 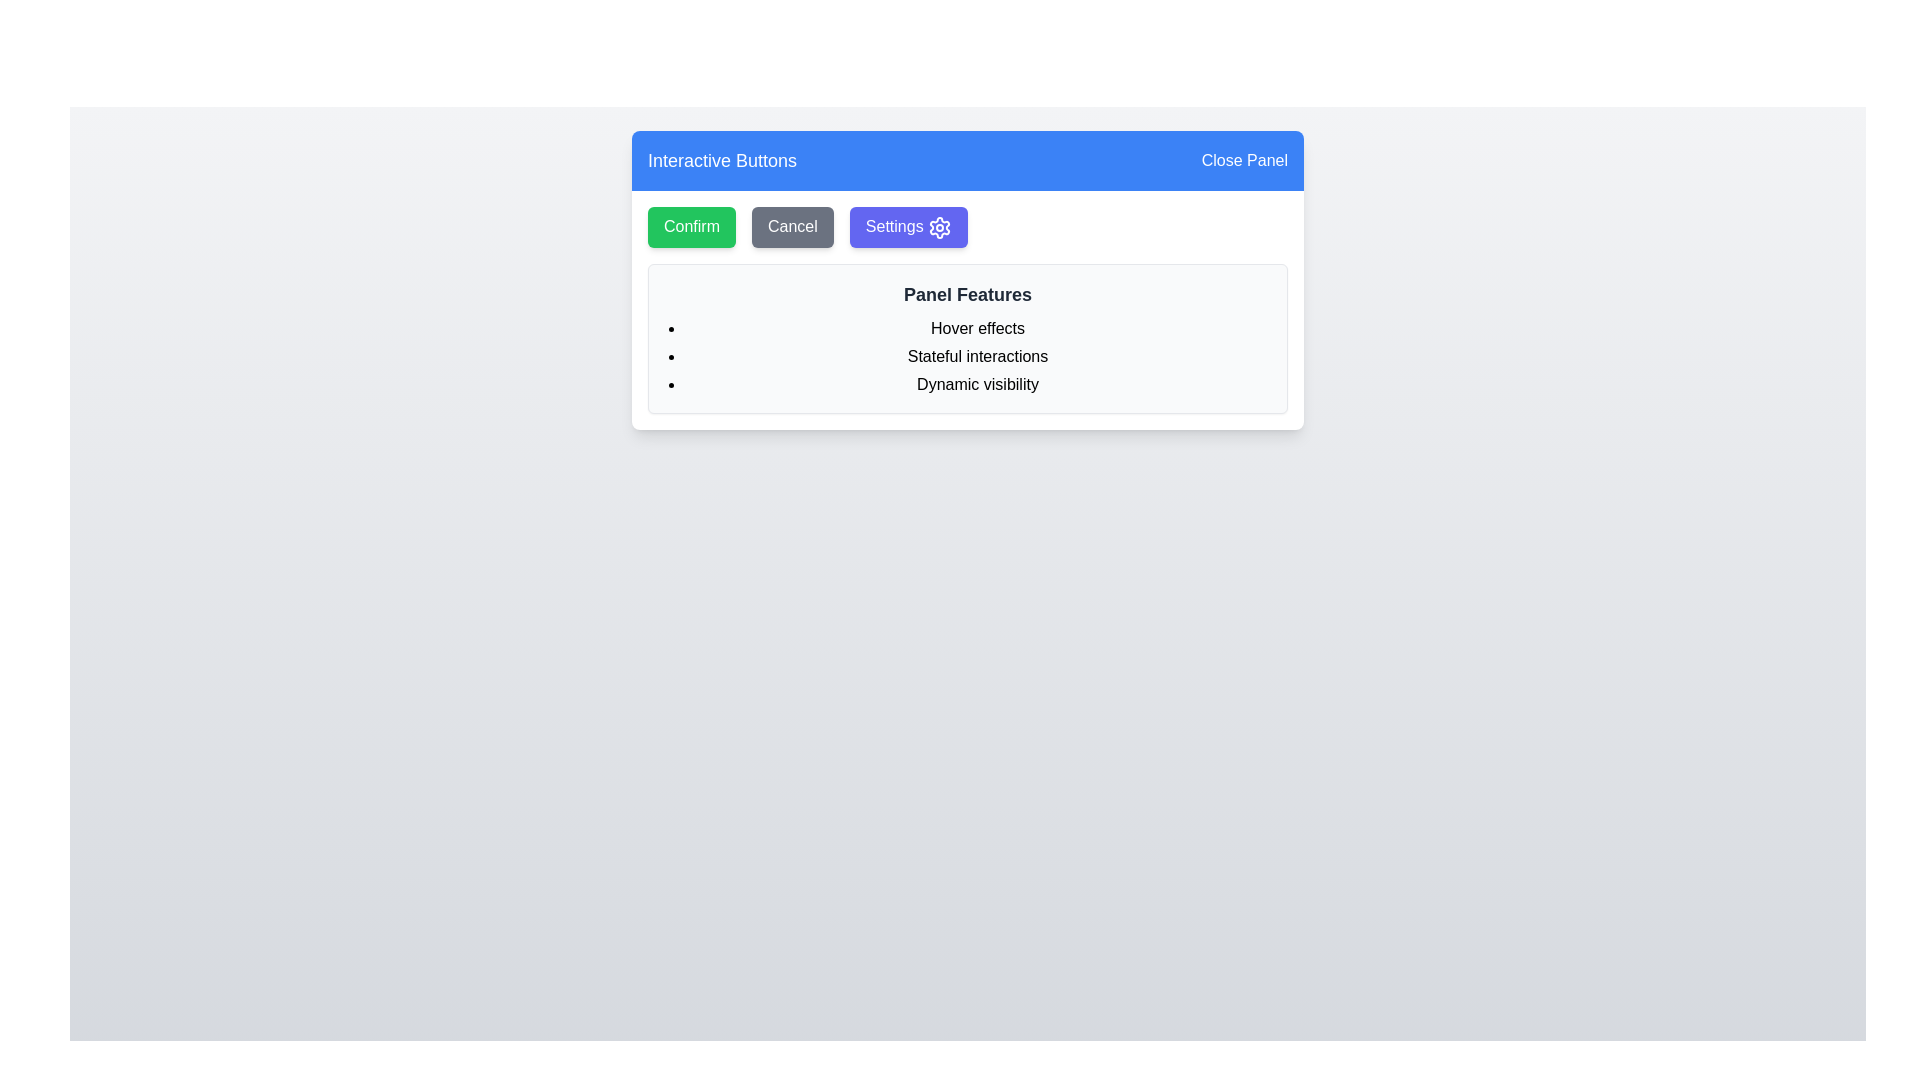 I want to click on the 'Cancel' button with a gray background and white text, positioned in the second place among three buttons in the 'Interactive Buttons' section, so click(x=791, y=226).